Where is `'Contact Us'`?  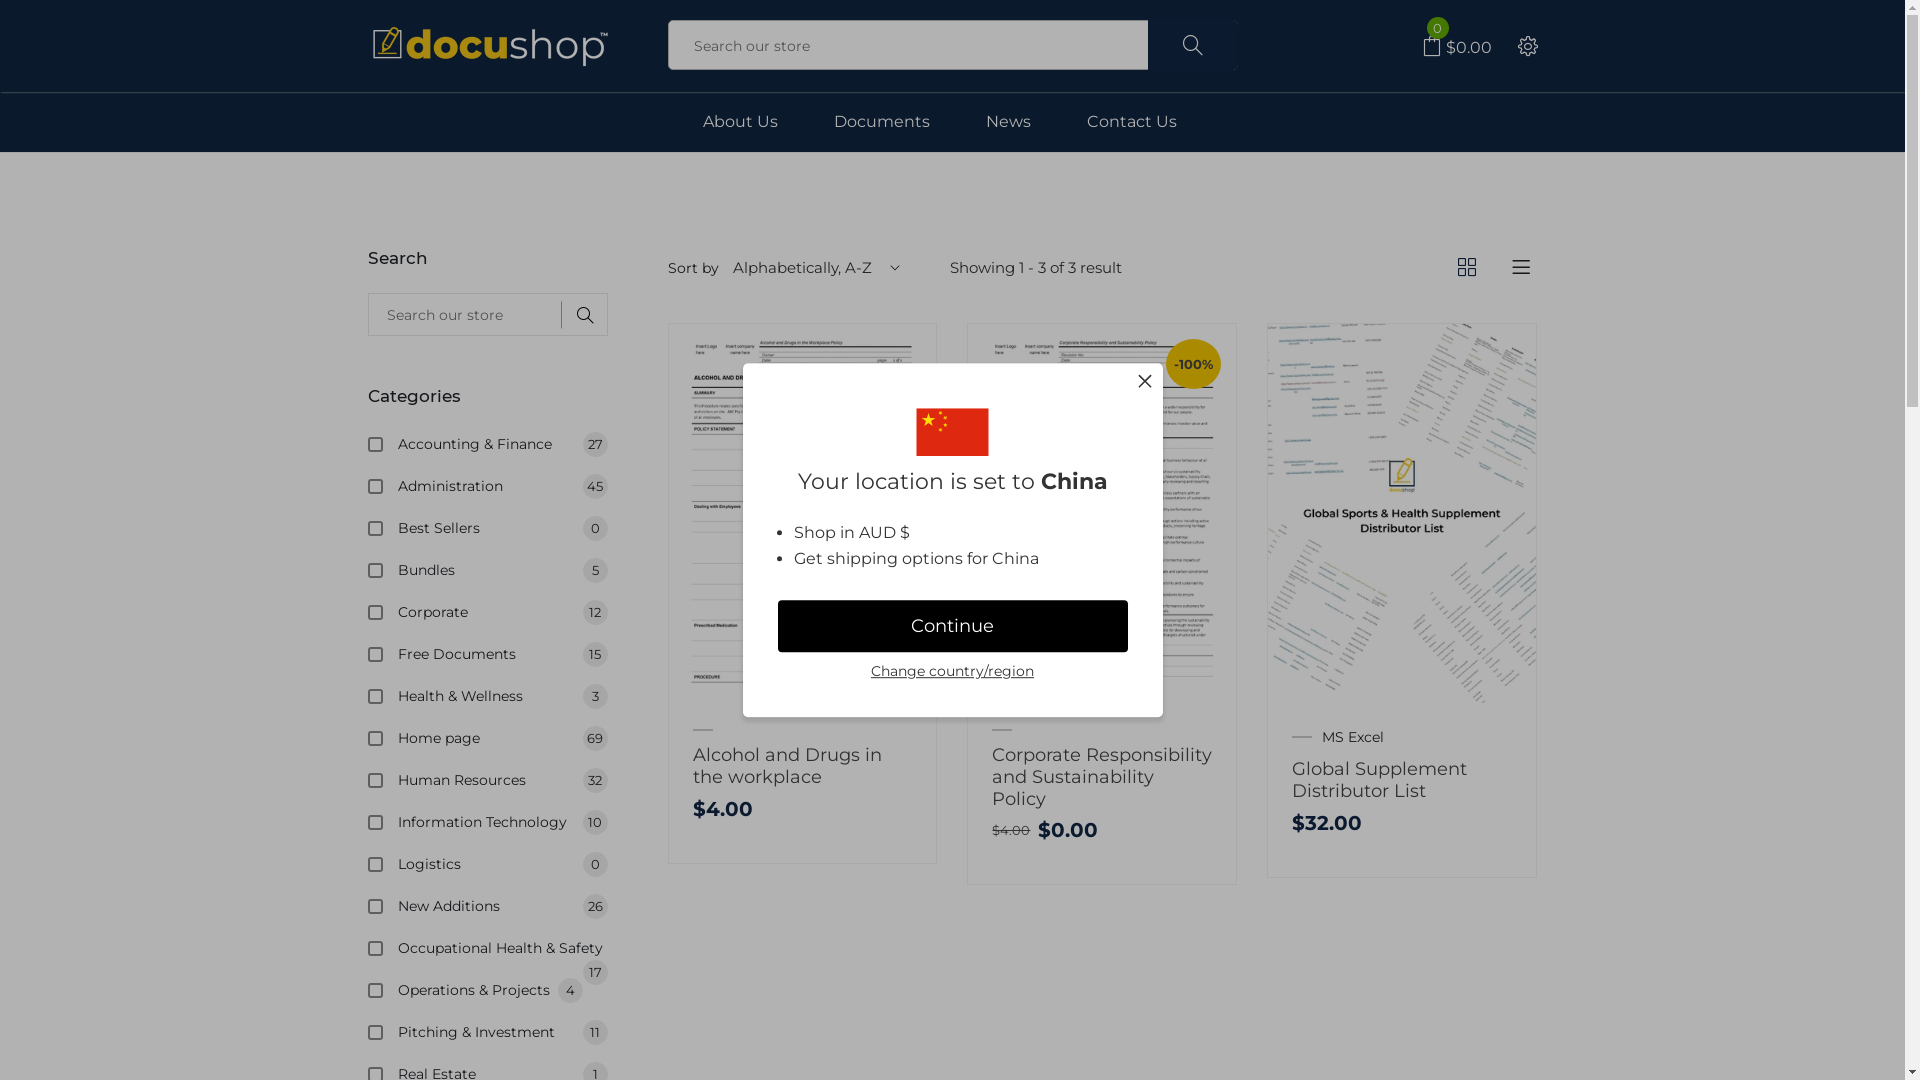
'Contact Us' is located at coordinates (1084, 122).